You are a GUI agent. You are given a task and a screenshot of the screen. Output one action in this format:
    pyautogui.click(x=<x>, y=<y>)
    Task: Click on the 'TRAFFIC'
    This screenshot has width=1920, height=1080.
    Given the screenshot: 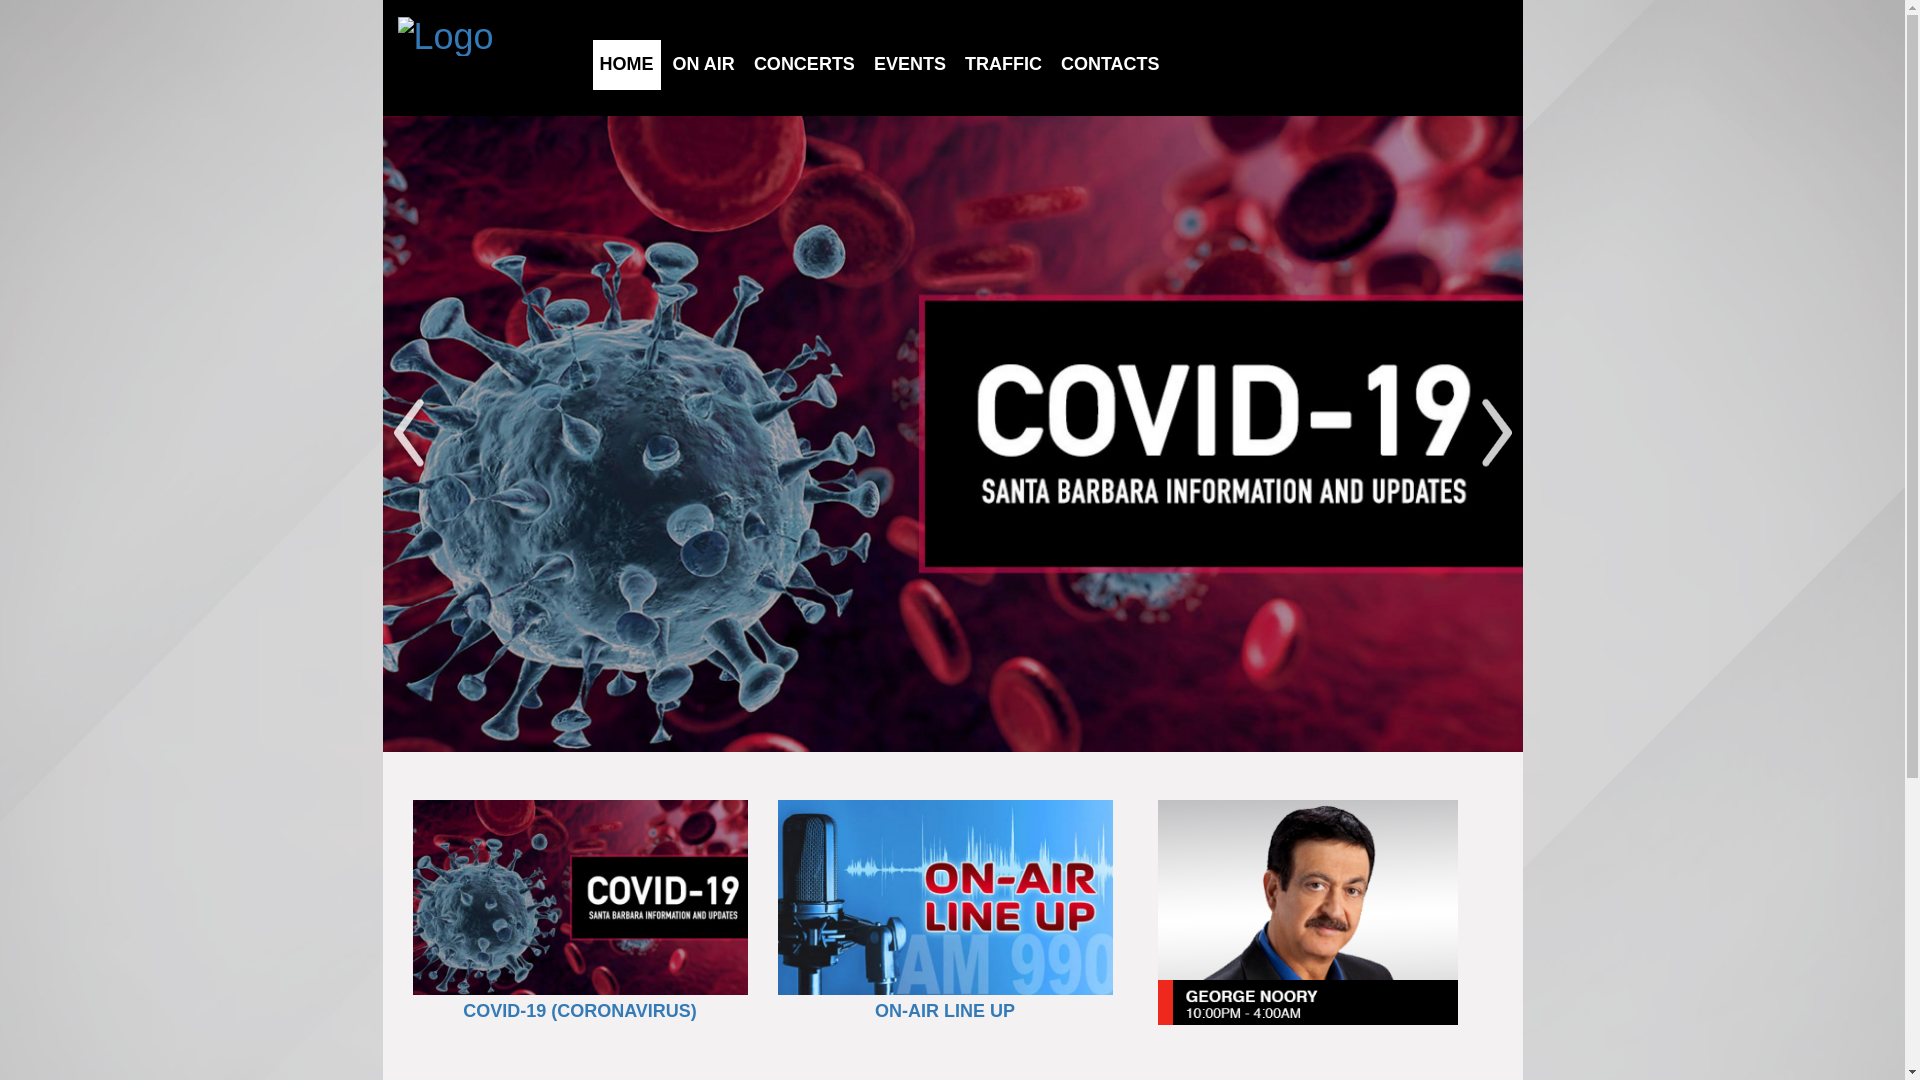 What is the action you would take?
    pyautogui.click(x=1003, y=63)
    